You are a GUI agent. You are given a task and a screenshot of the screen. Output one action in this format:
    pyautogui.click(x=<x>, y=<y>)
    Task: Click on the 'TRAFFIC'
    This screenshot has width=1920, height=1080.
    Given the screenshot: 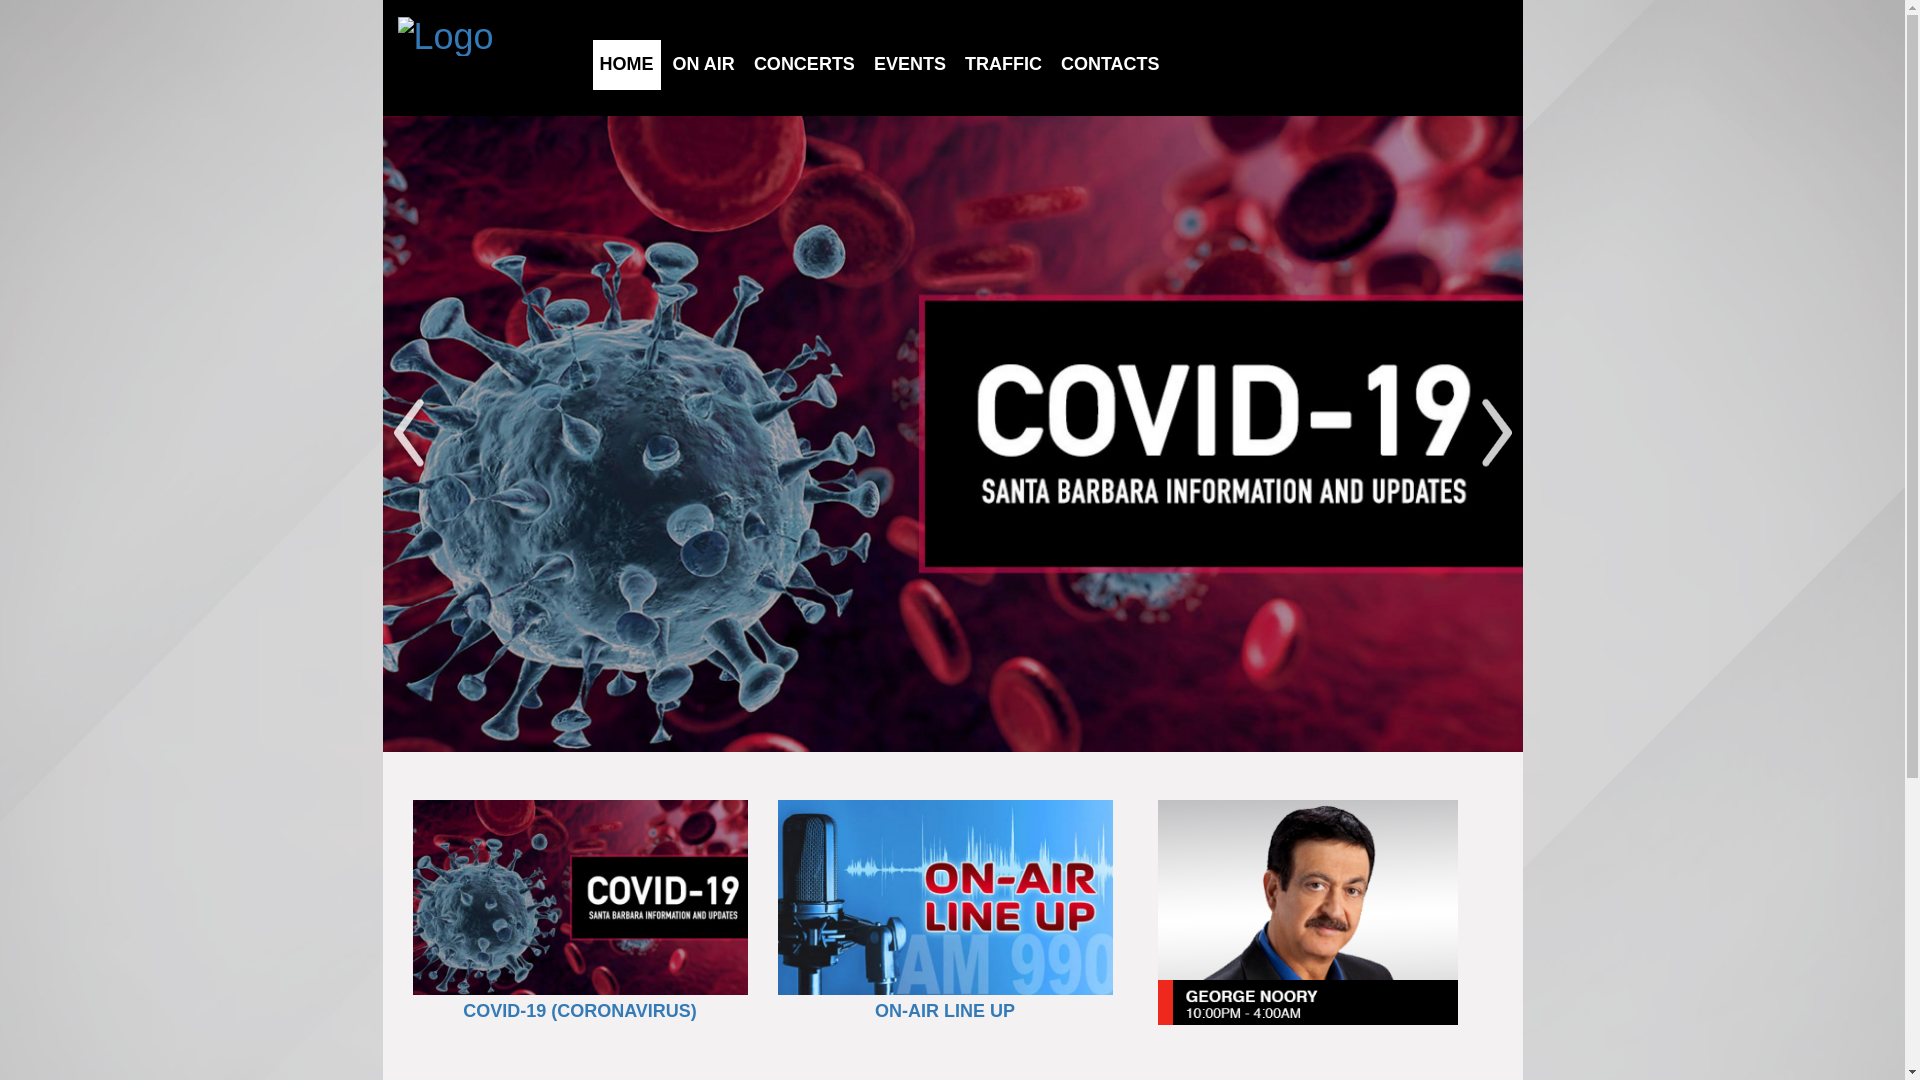 What is the action you would take?
    pyautogui.click(x=1003, y=63)
    